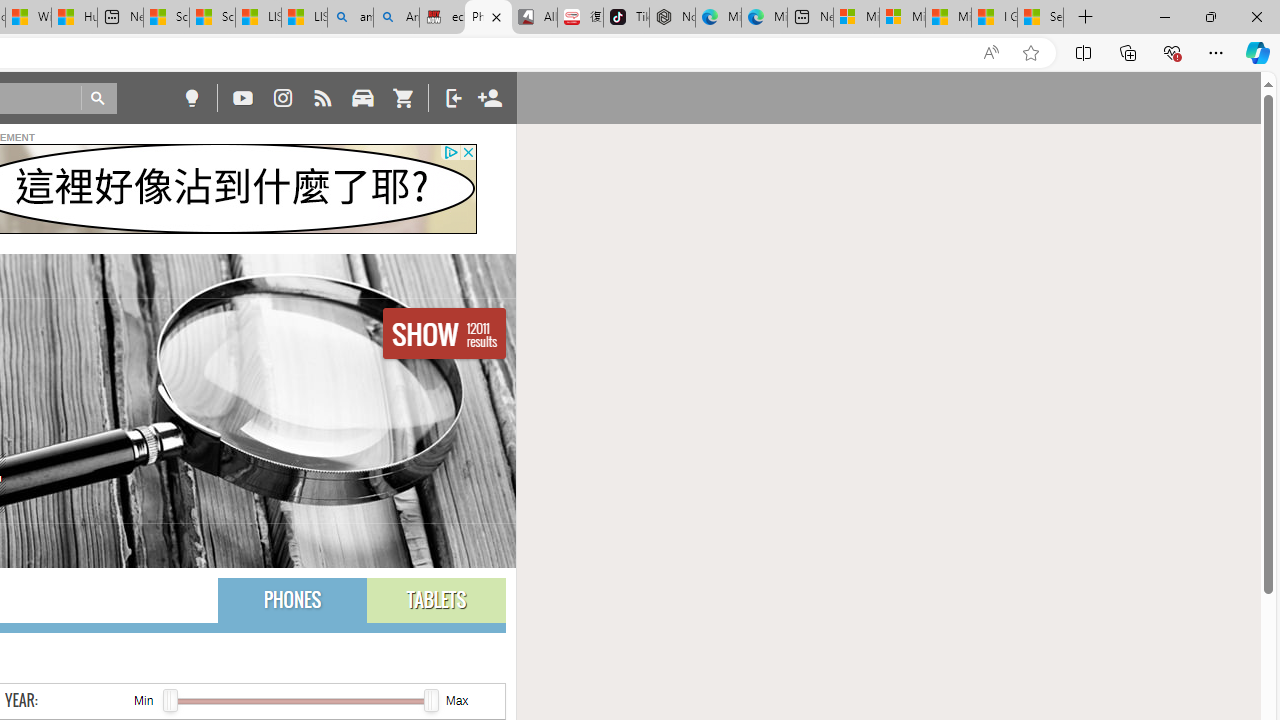 The width and height of the screenshot is (1280, 720). Describe the element at coordinates (449, 151) in the screenshot. I see `'Class: privacy_out'` at that location.